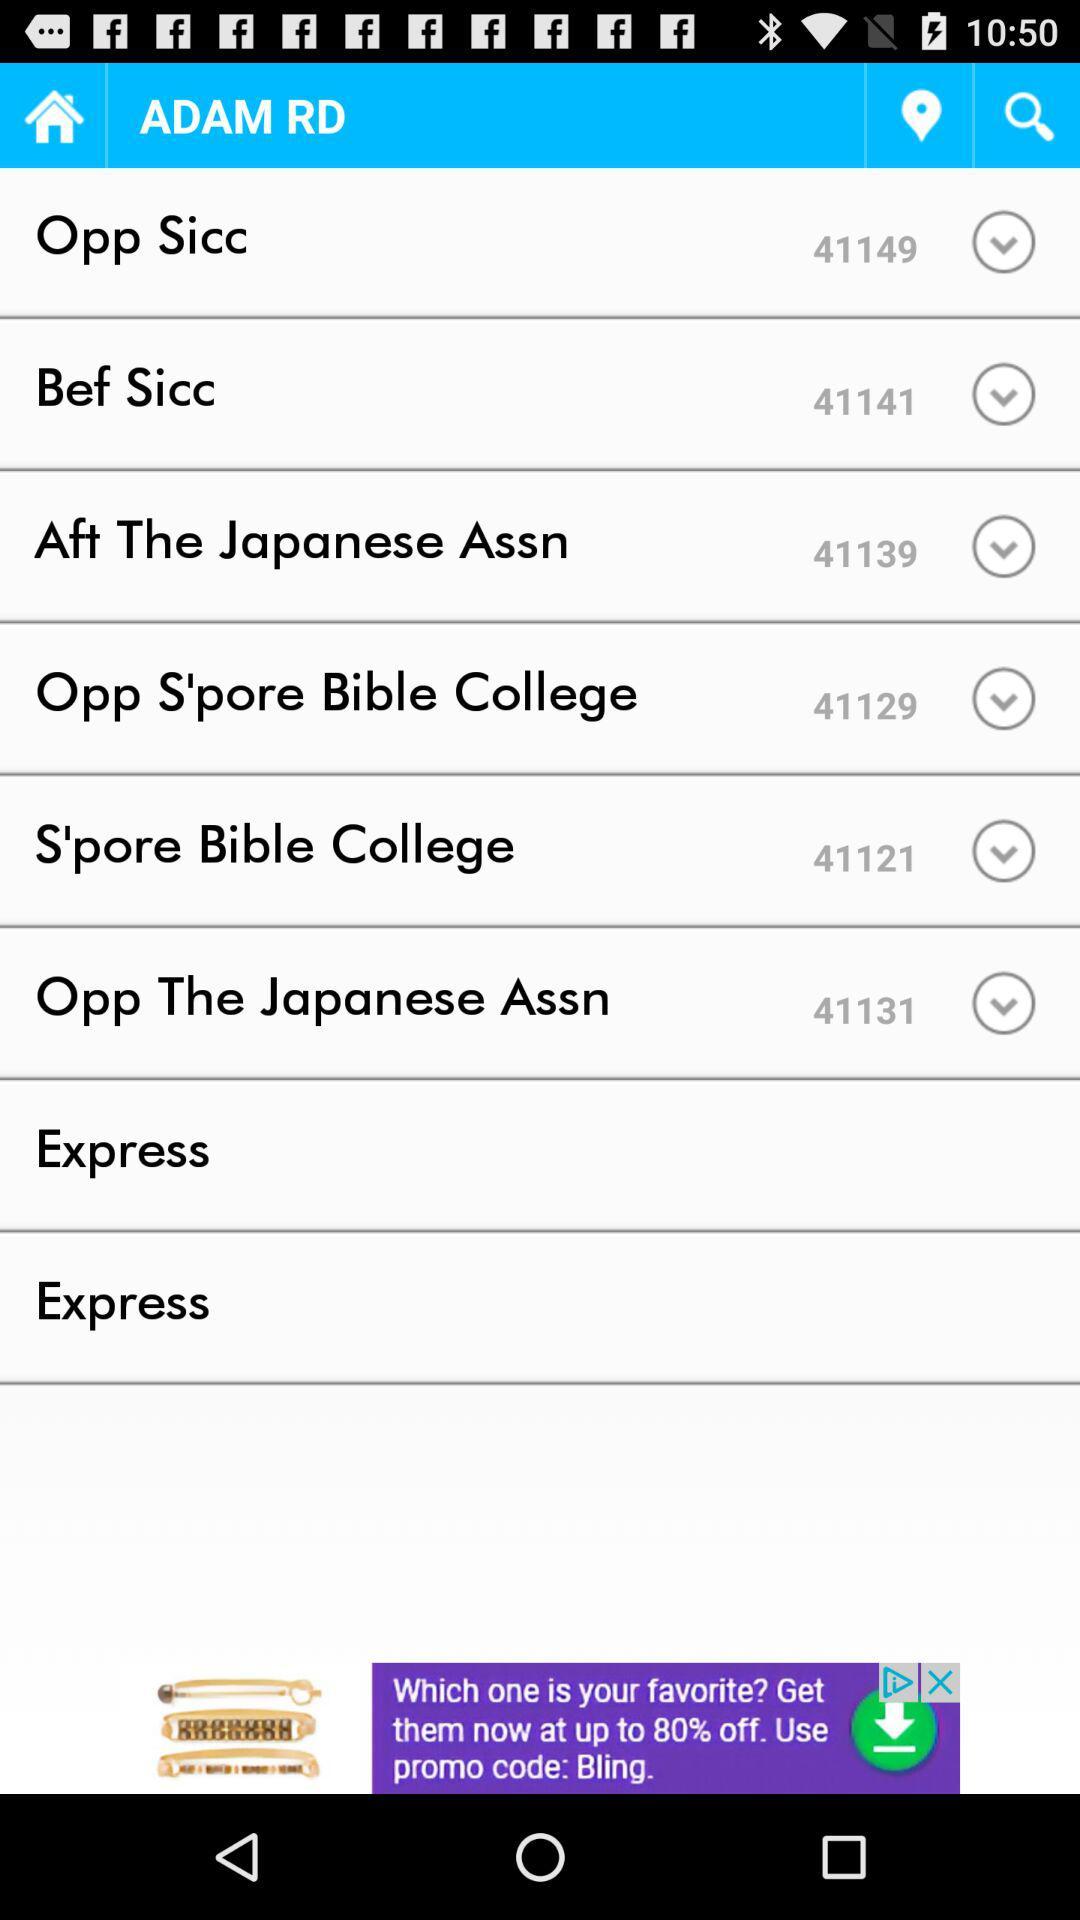 The width and height of the screenshot is (1080, 1920). What do you see at coordinates (51, 122) in the screenshot?
I see `the home icon` at bounding box center [51, 122].